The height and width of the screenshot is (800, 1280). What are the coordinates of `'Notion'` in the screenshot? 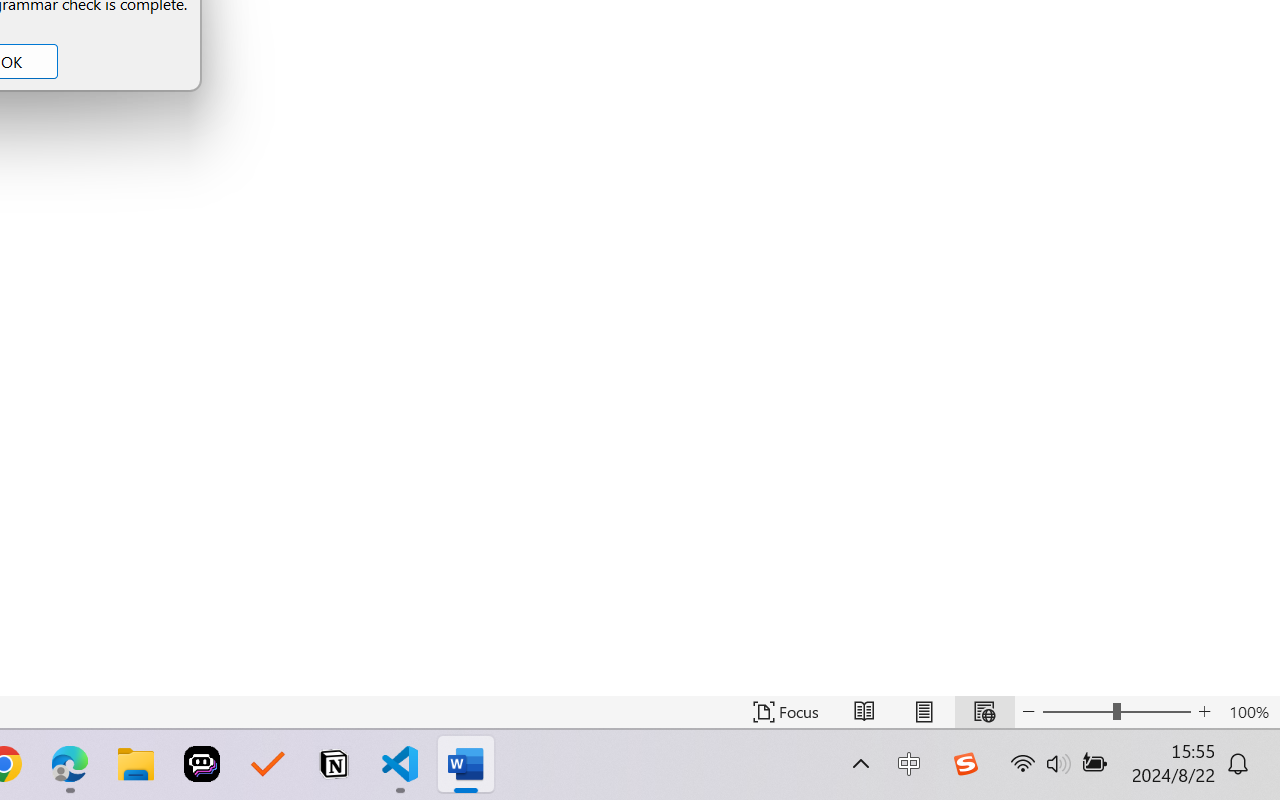 It's located at (334, 764).